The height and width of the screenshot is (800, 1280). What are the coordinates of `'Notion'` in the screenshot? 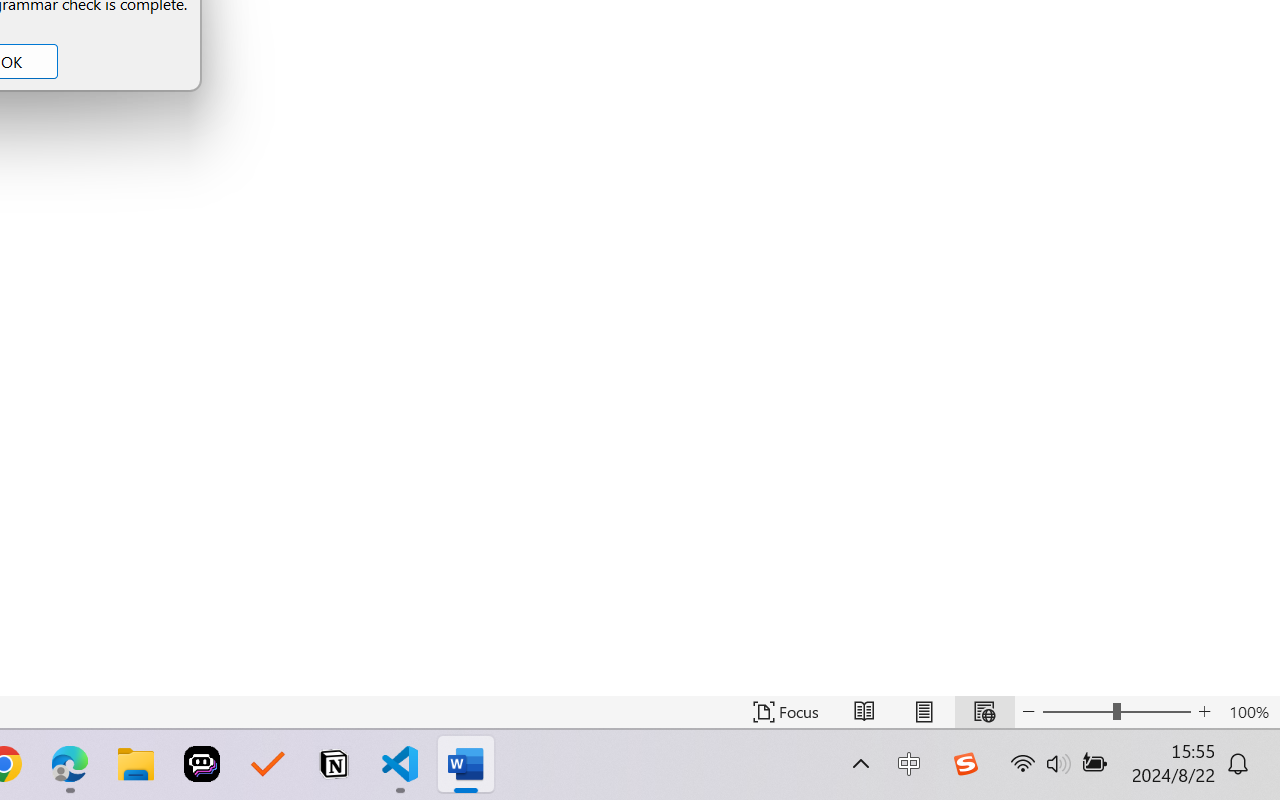 It's located at (334, 764).